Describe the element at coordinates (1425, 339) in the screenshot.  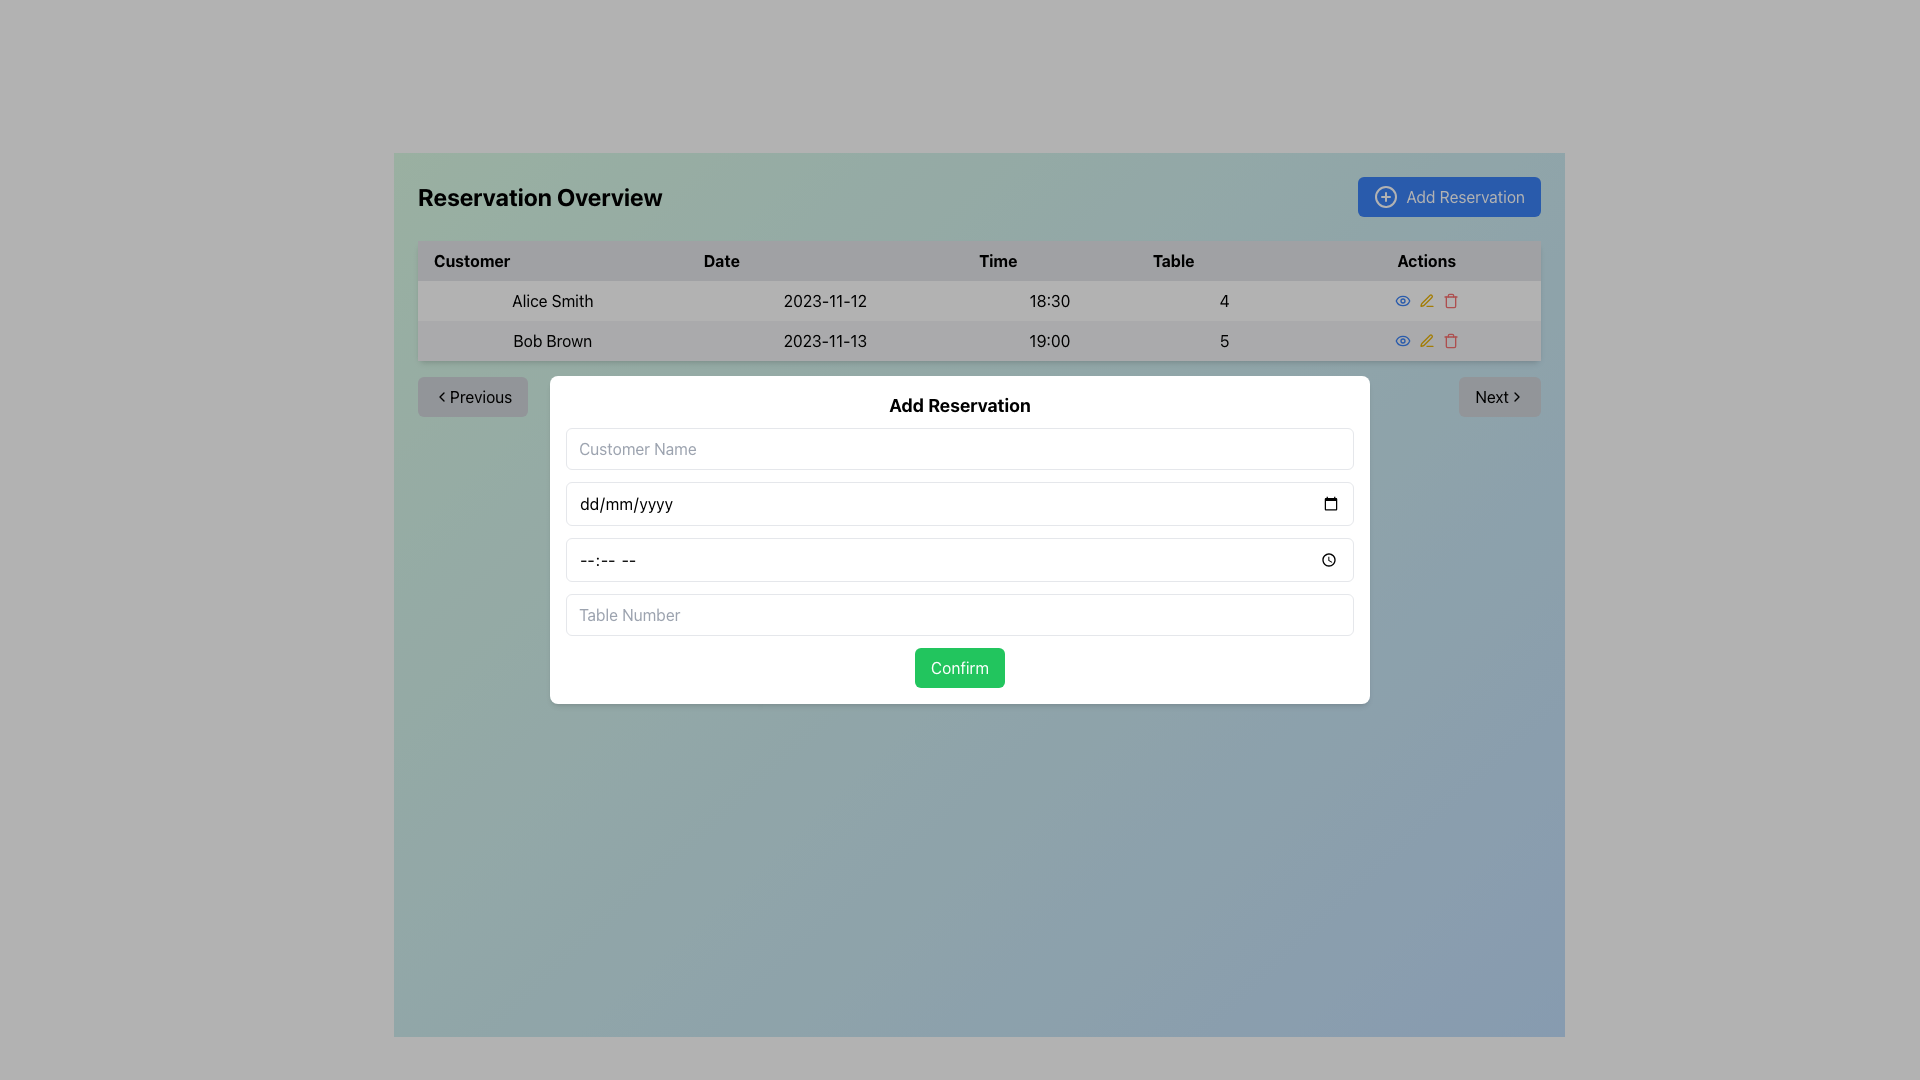
I see `the pencil-shaped icon with a yellow fill, located in the fifth column of the 'Reservation Overview' table under the 'Actions' header, corresponding to 'Bob Brown'` at that location.